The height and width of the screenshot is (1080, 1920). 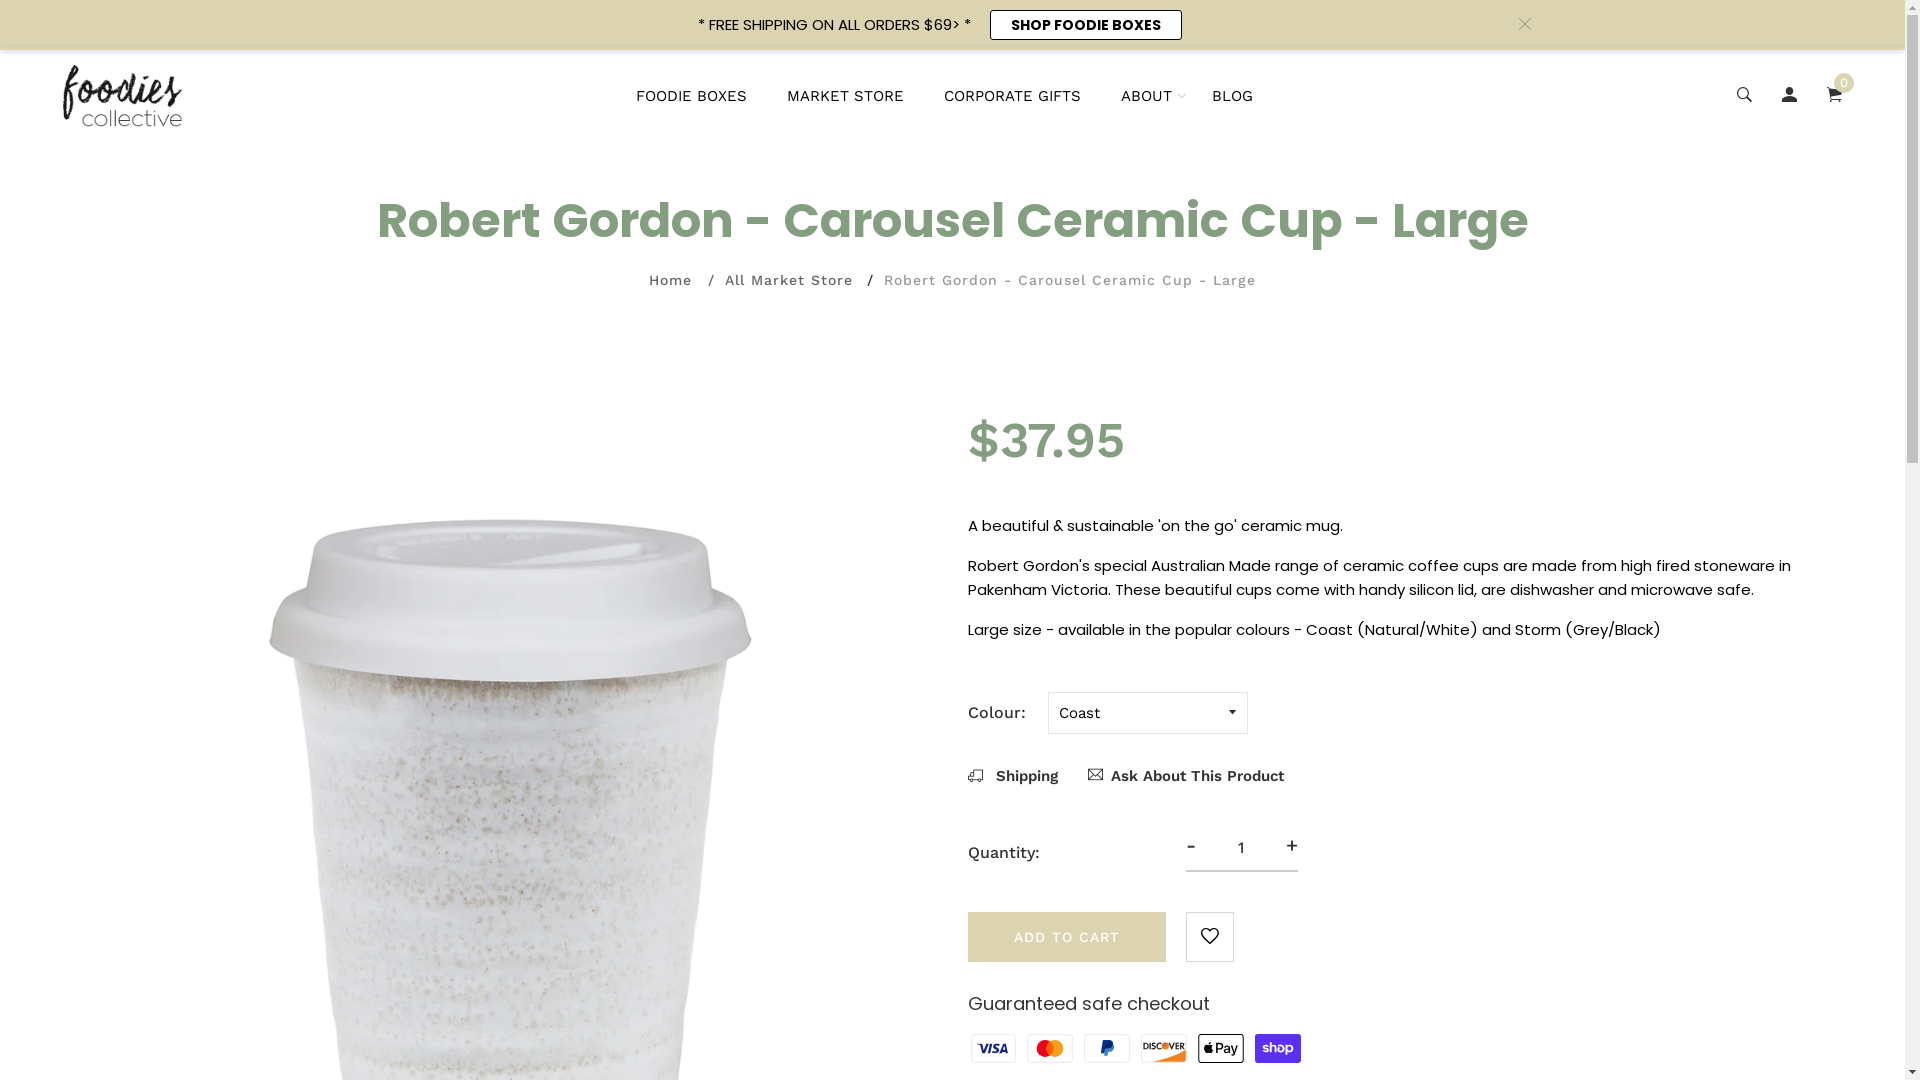 I want to click on '+', so click(x=1291, y=844).